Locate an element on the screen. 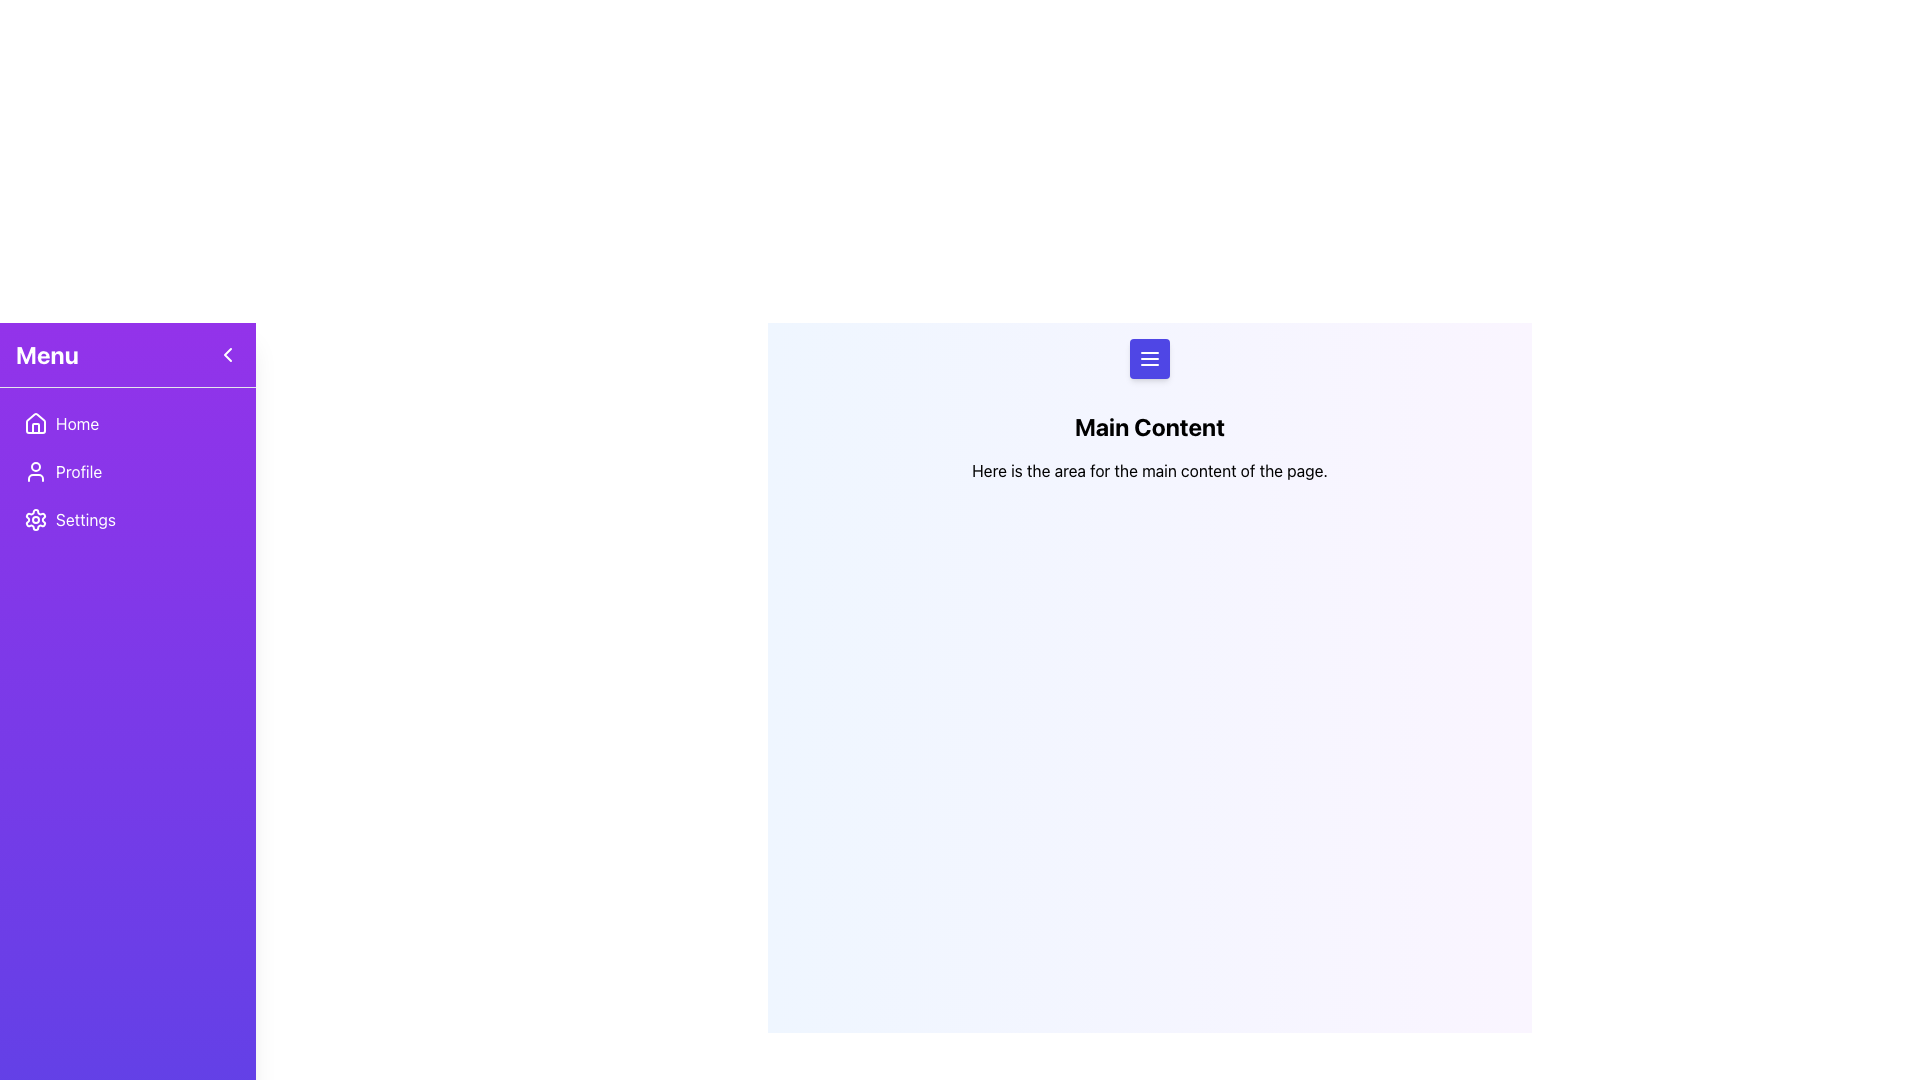 The height and width of the screenshot is (1080, 1920). the static text reading 'Here is the area for the main content of the page.', which is located directly beneath the bold heading 'Main Content' in the central area of the interface is located at coordinates (1150, 470).